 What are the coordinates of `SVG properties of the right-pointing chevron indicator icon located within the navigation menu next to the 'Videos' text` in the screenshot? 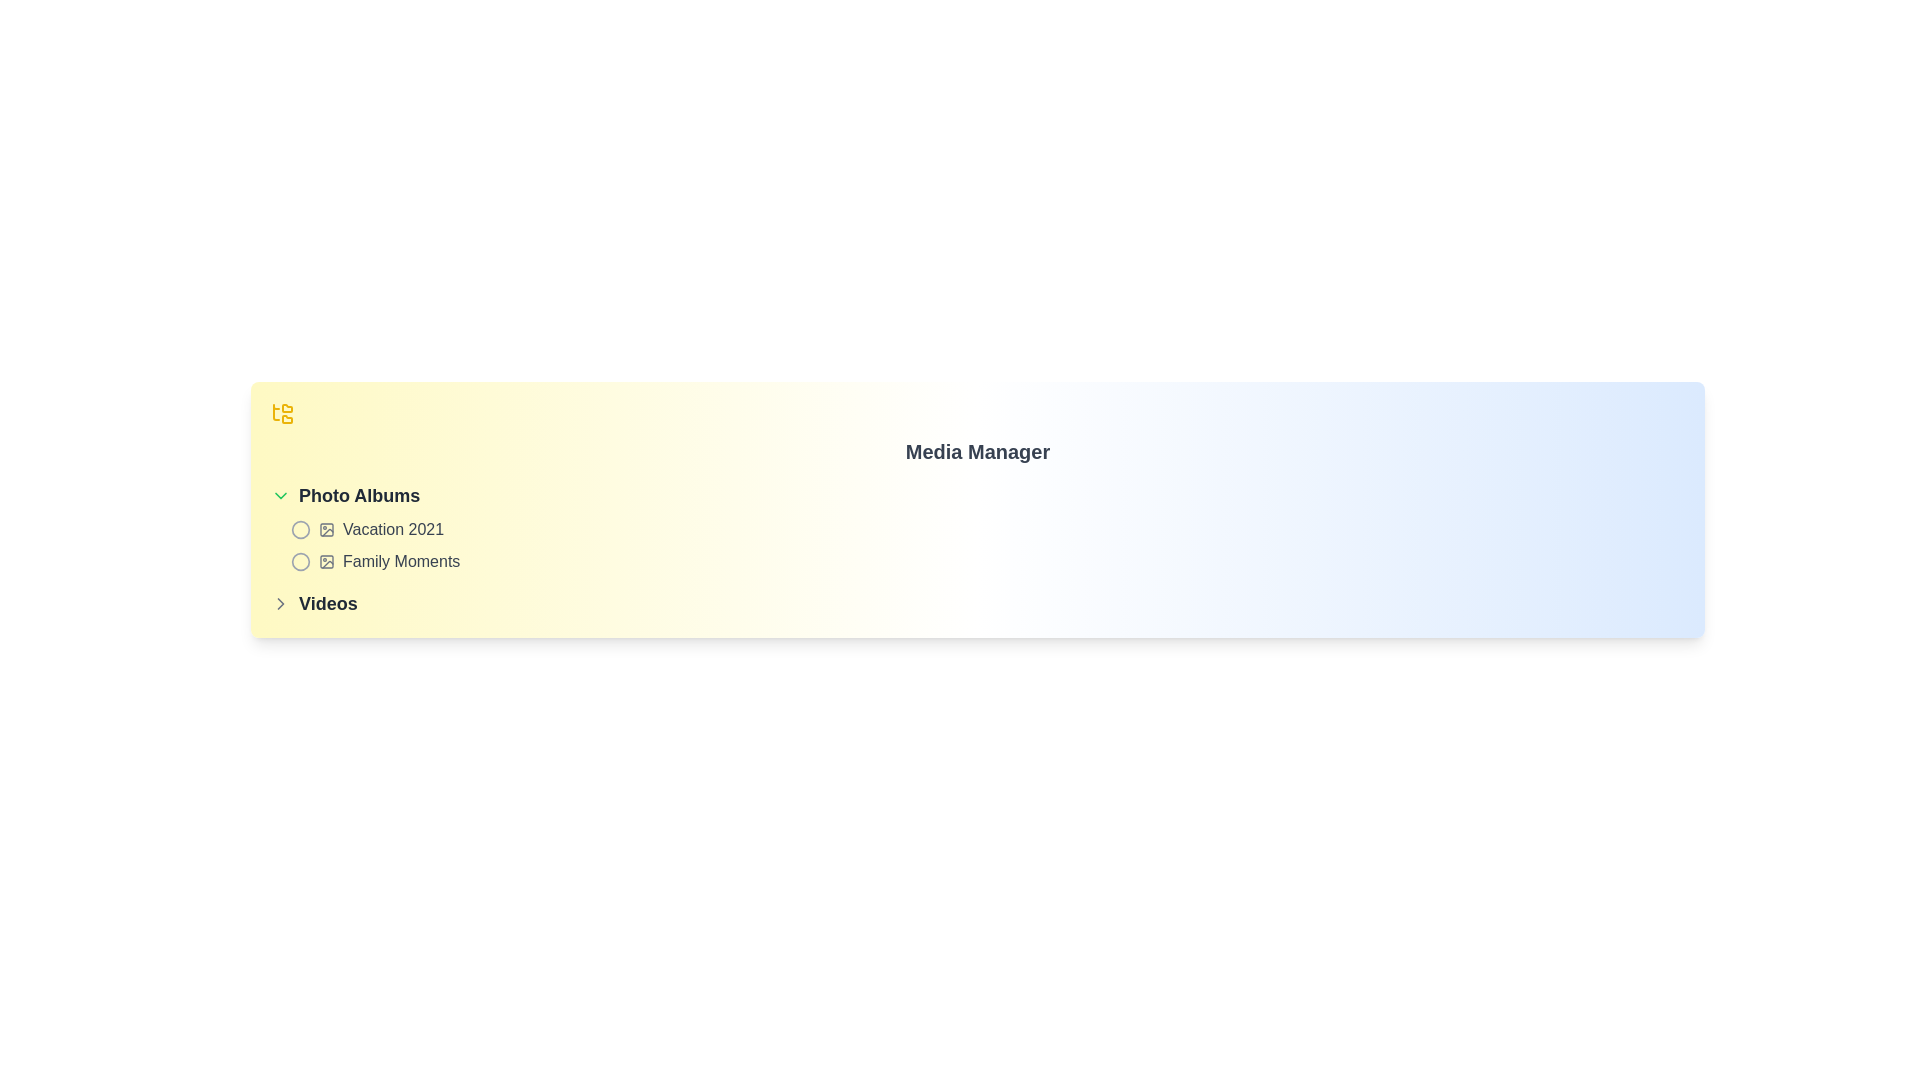 It's located at (280, 603).